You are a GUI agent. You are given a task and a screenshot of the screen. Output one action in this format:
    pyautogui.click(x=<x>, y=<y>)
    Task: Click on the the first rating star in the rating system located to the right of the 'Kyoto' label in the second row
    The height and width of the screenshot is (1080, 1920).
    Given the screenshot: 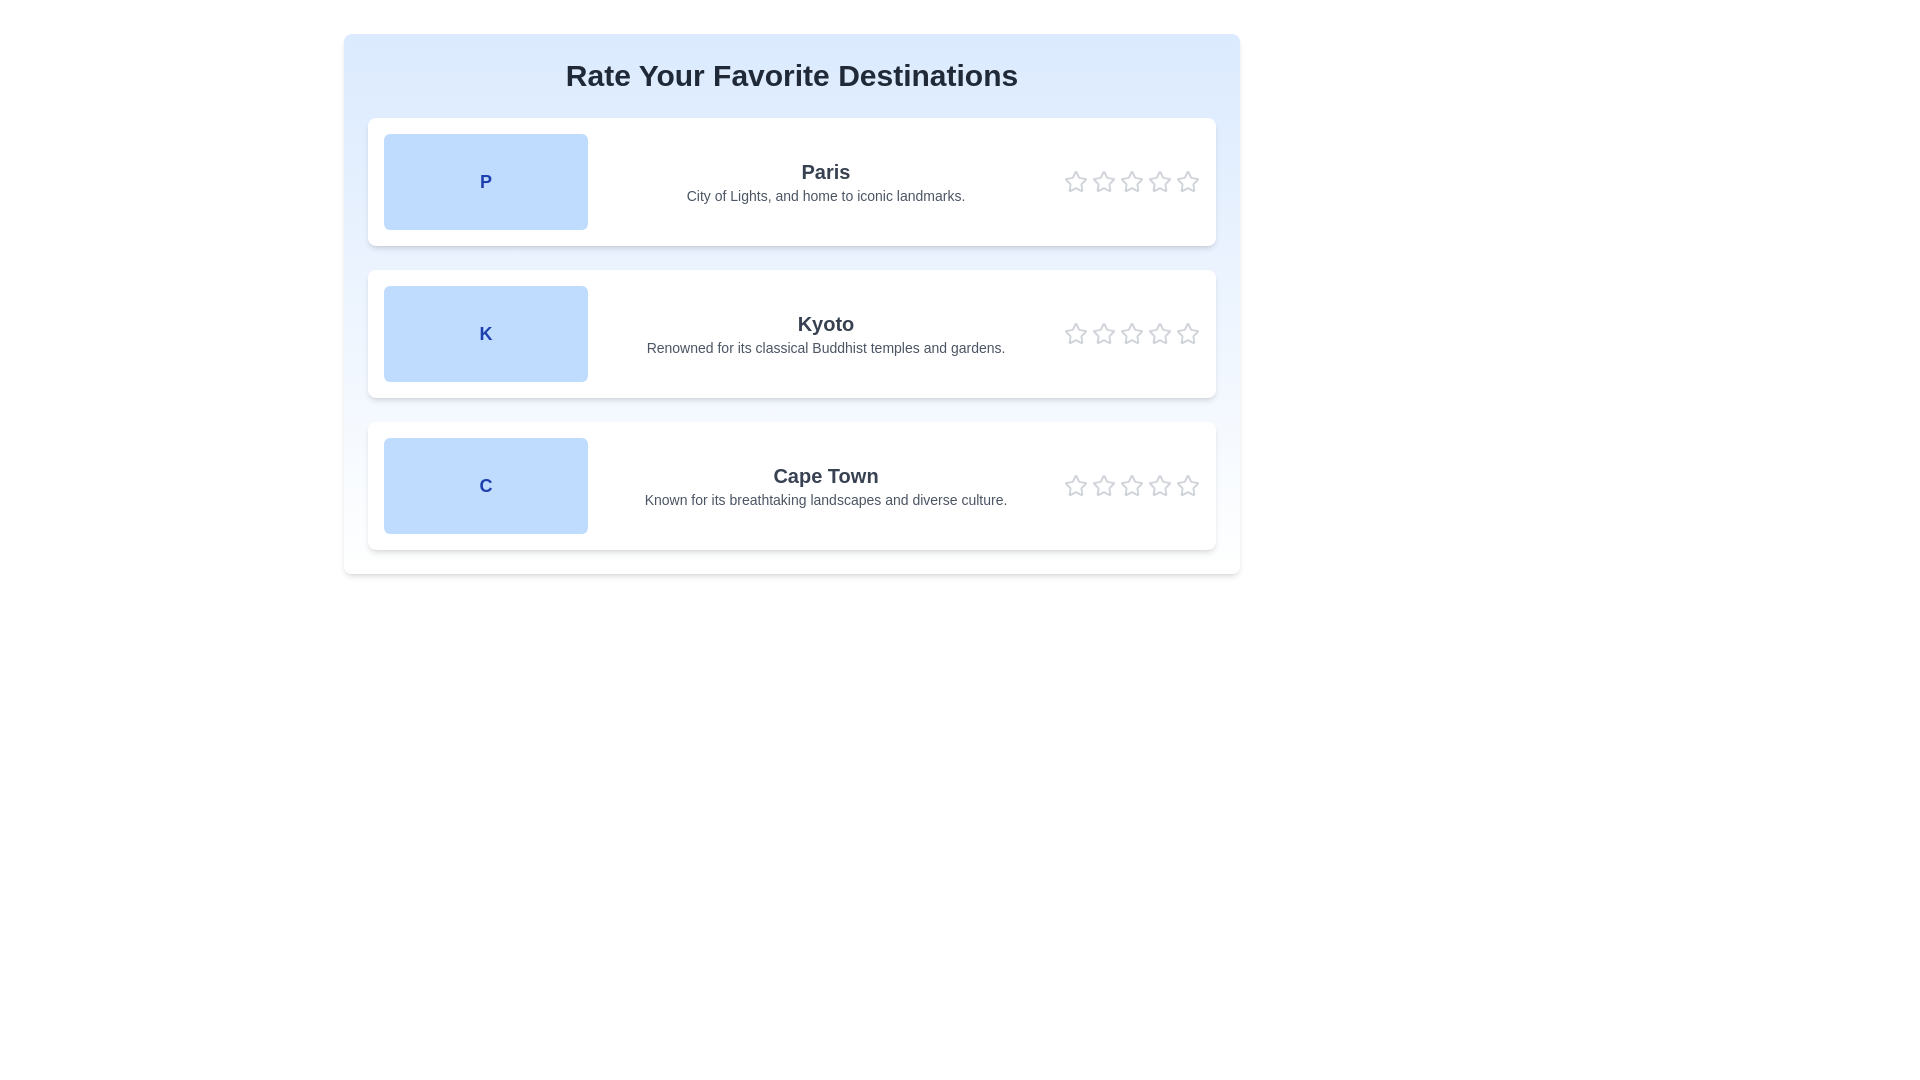 What is the action you would take?
    pyautogui.click(x=1074, y=333)
    